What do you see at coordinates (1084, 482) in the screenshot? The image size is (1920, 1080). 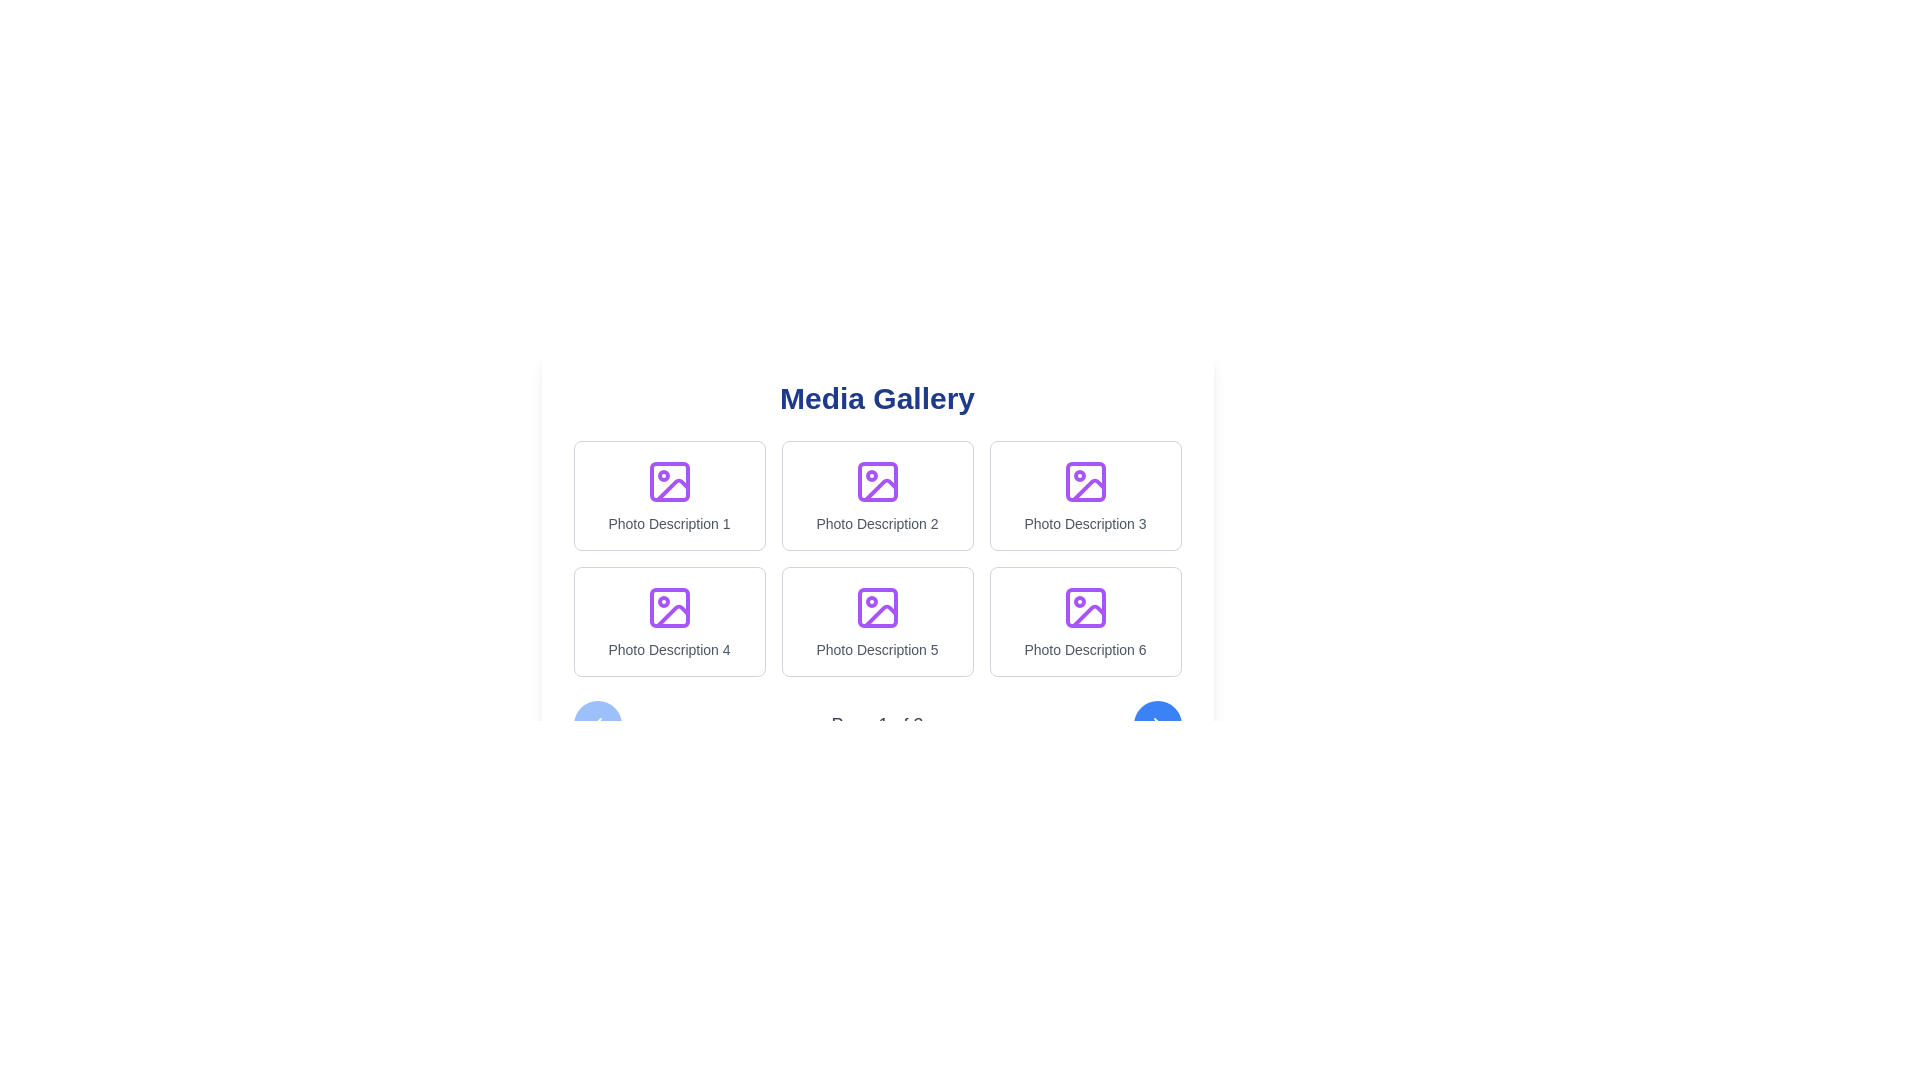 I see `the decorative shape within the purple picture frame icon located in the top-right section of the media gallery` at bounding box center [1084, 482].